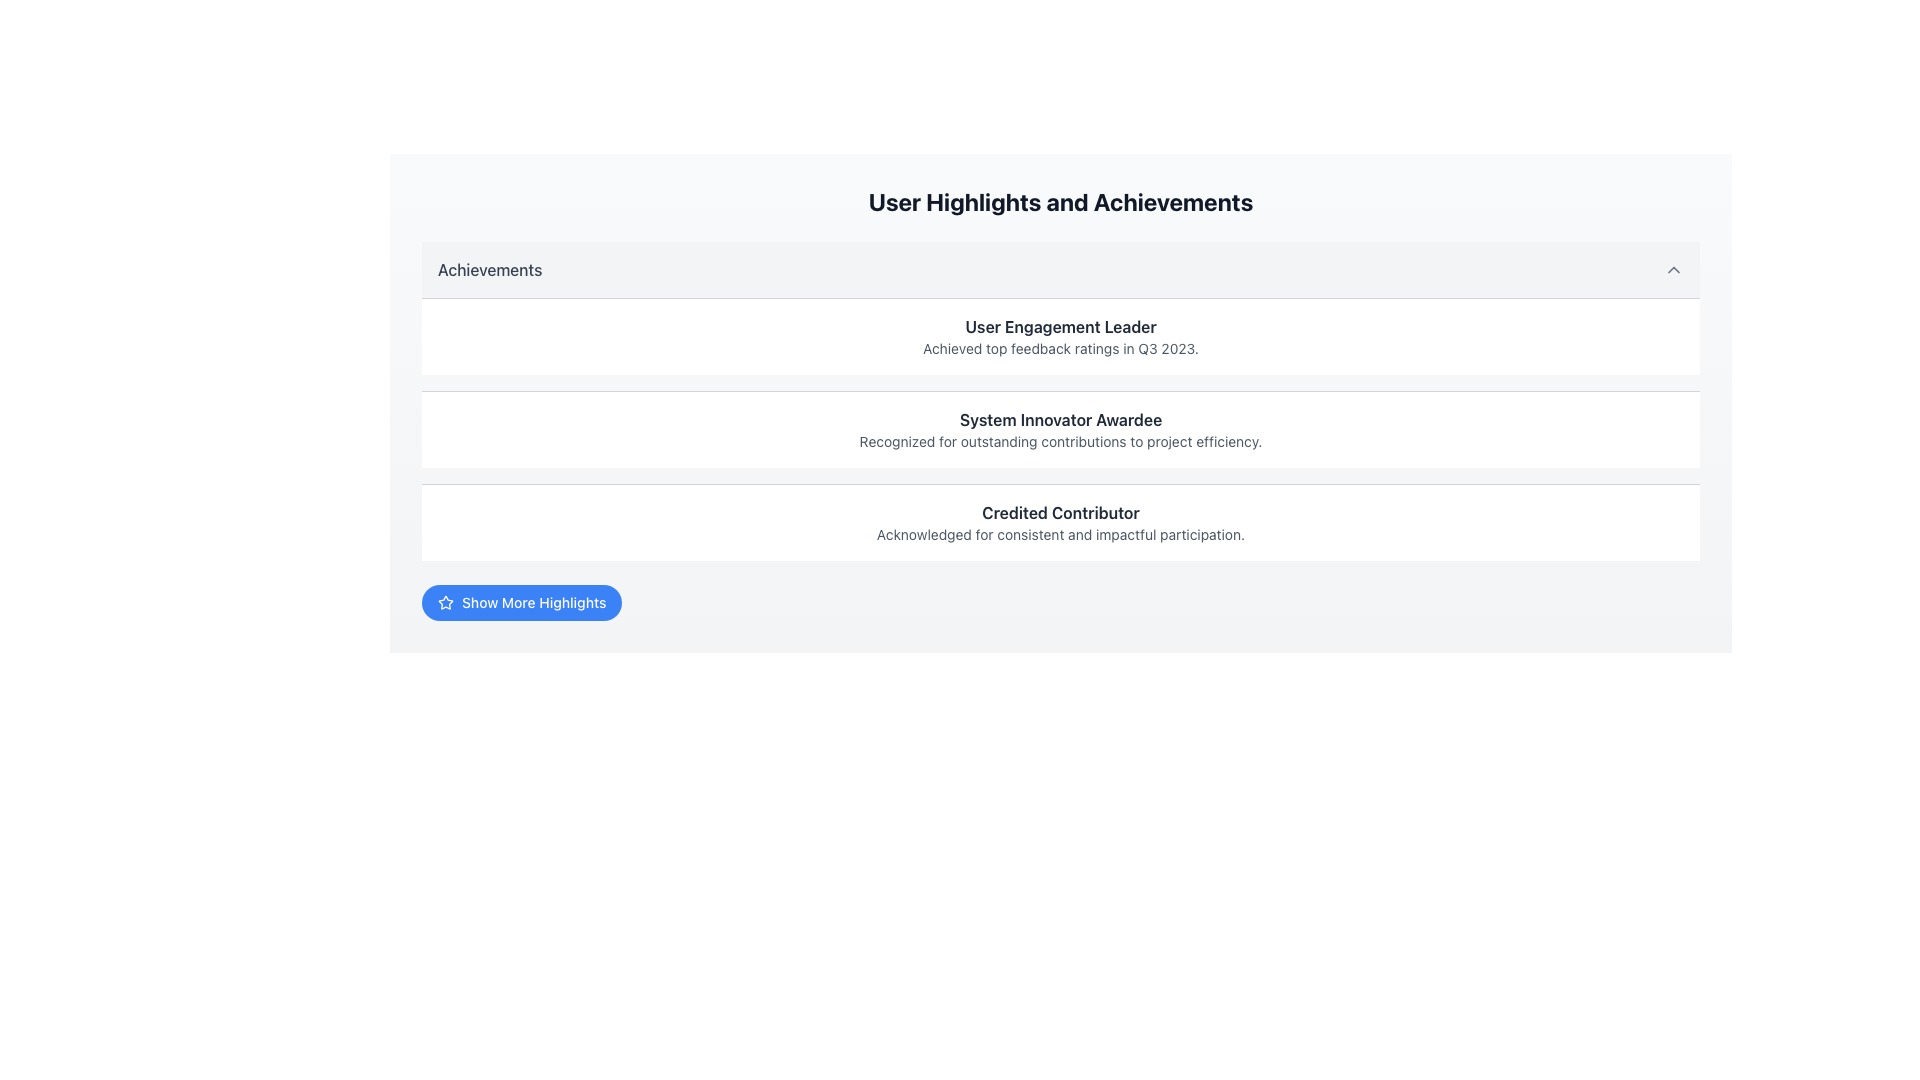  Describe the element at coordinates (1059, 441) in the screenshot. I see `descriptive content of the Text Label that provides details about the 'System Innovator Awardee' accolade` at that location.